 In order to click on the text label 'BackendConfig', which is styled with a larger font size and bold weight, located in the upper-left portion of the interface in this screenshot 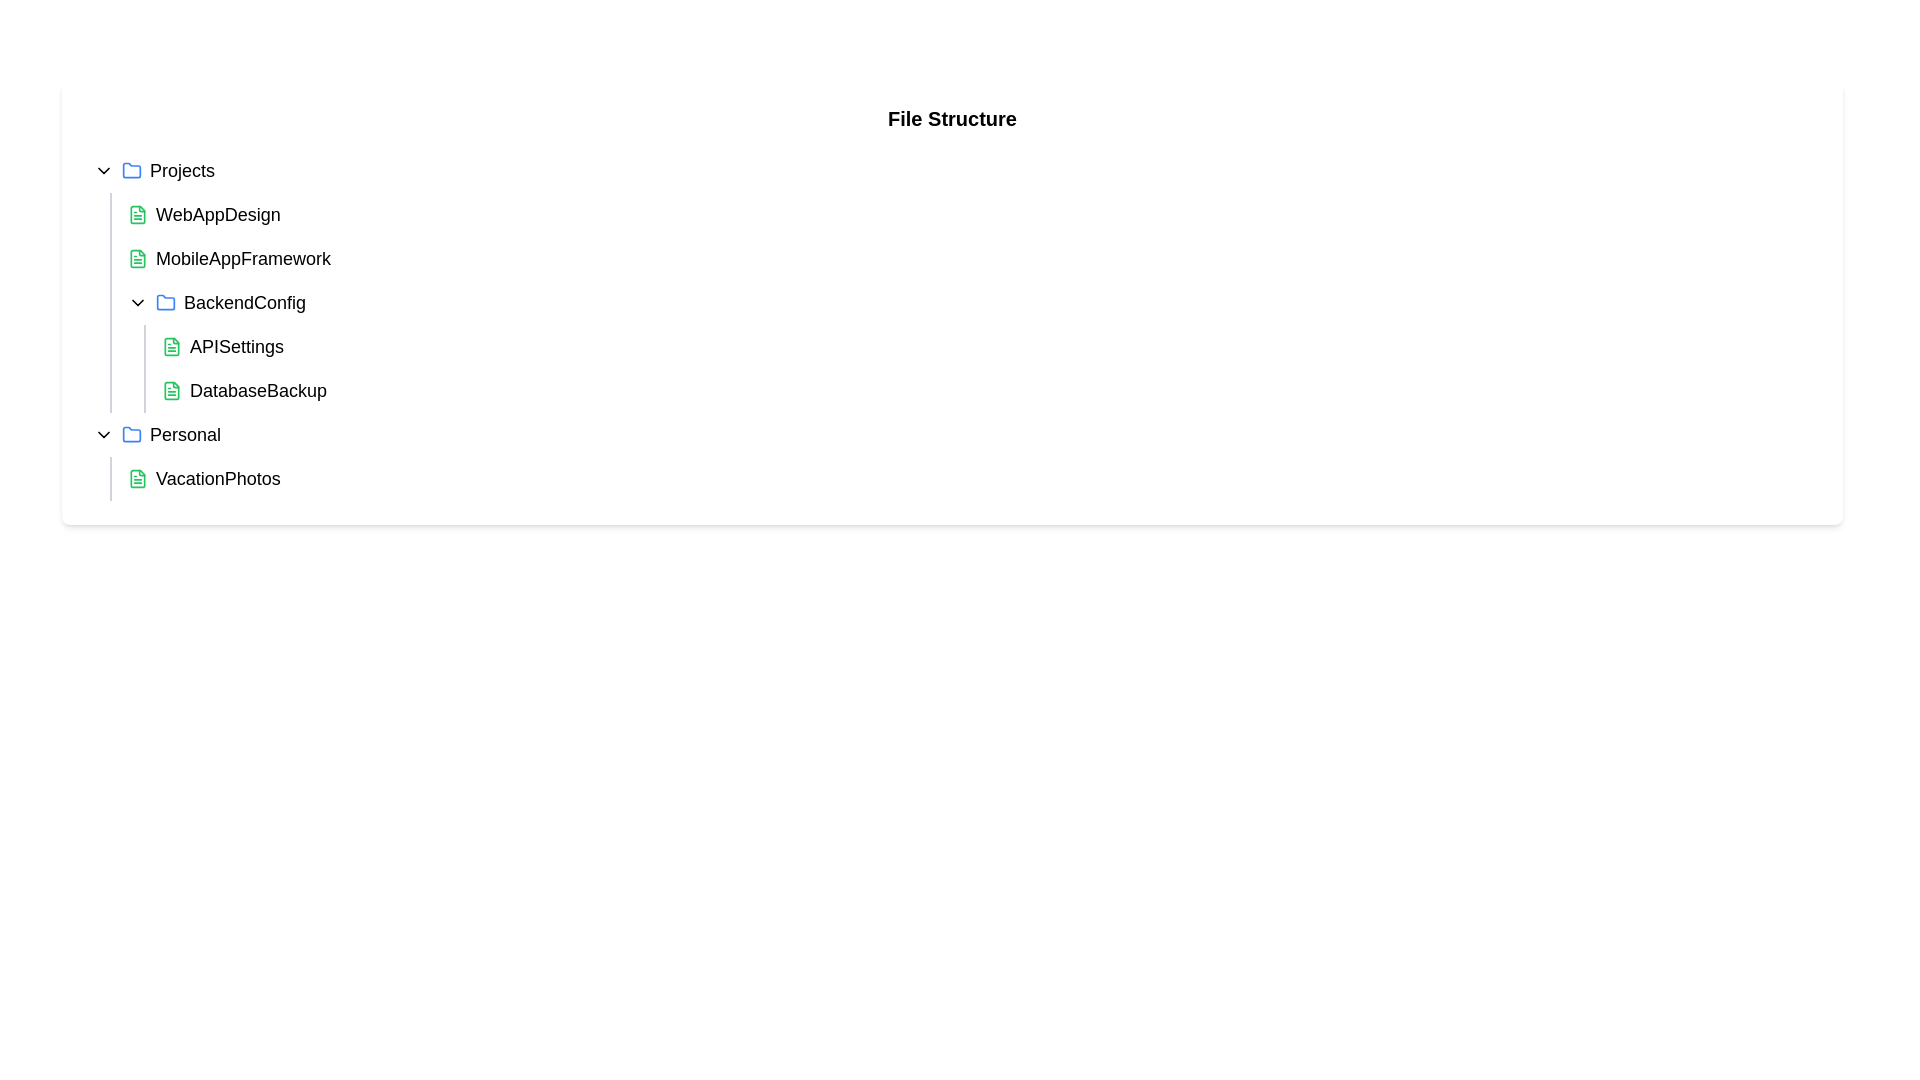, I will do `click(243, 303)`.